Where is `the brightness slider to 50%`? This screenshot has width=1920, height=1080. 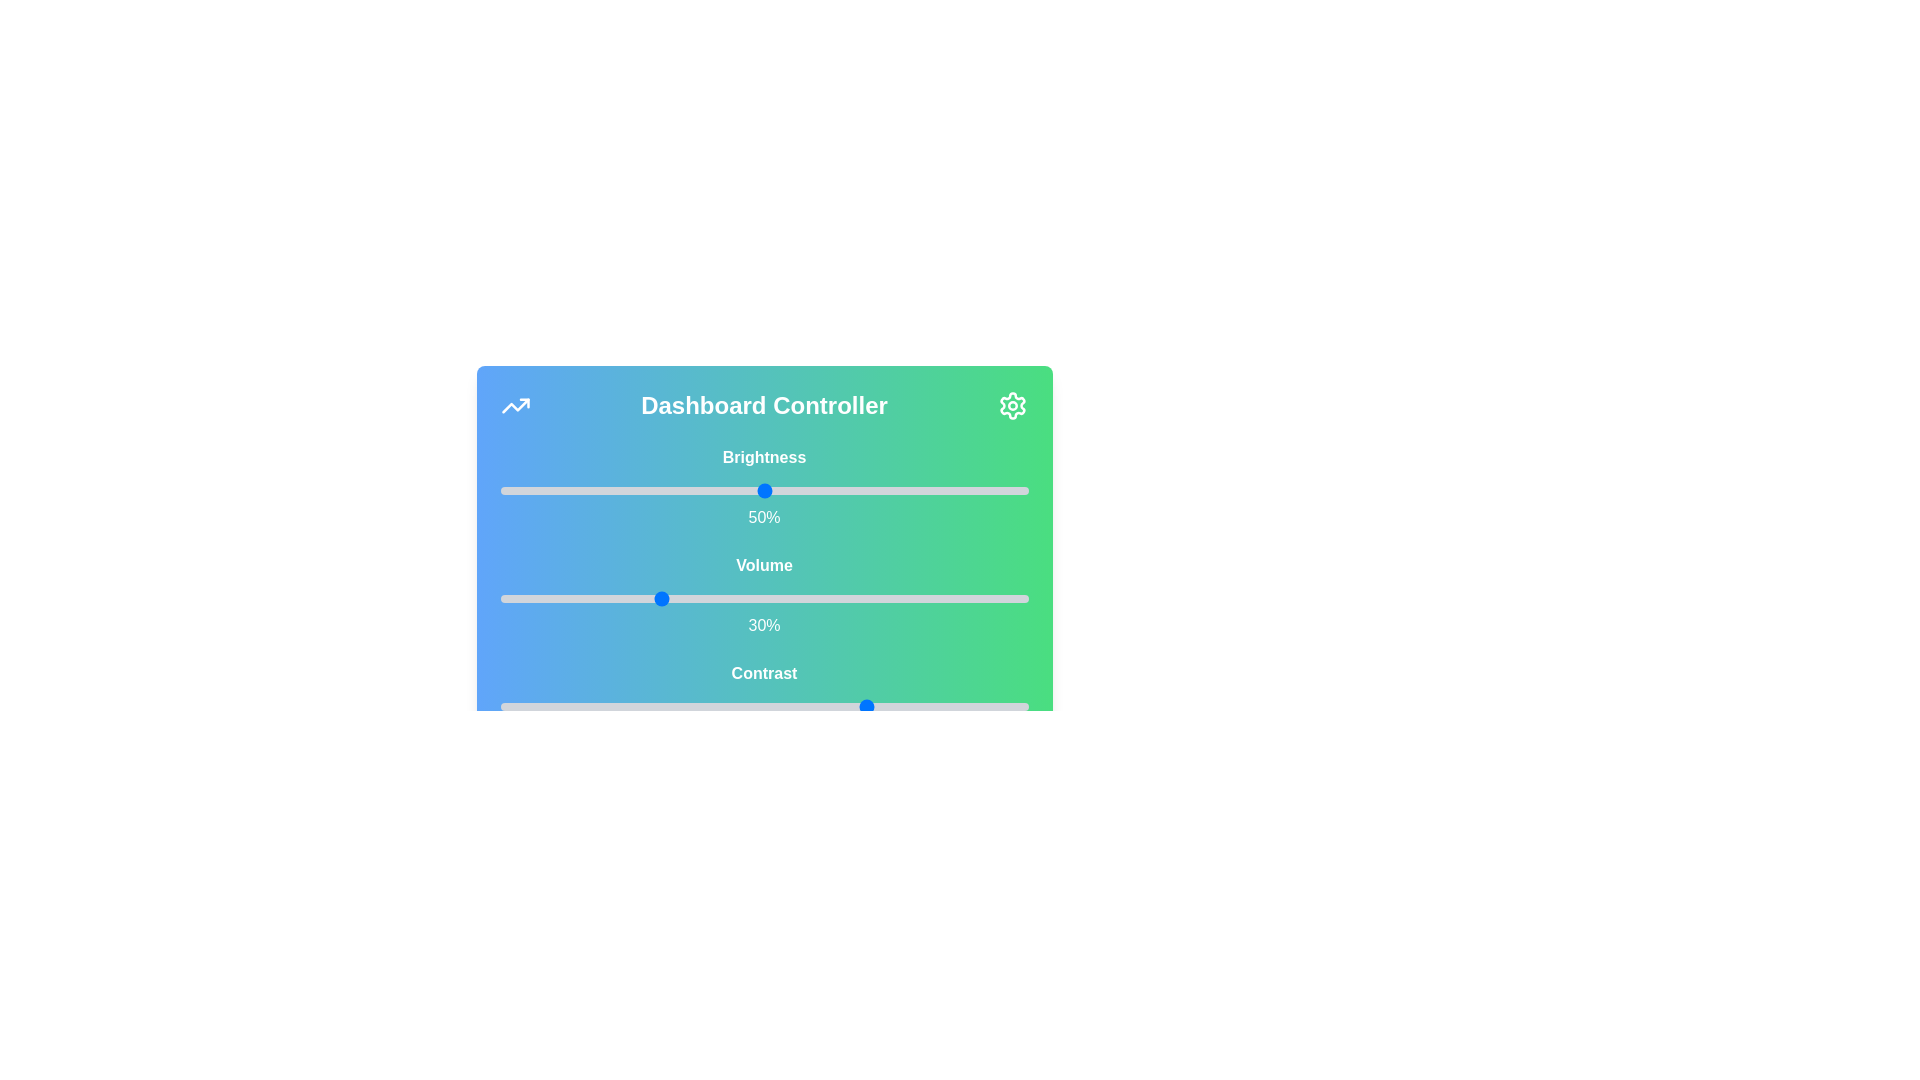 the brightness slider to 50% is located at coordinates (763, 490).